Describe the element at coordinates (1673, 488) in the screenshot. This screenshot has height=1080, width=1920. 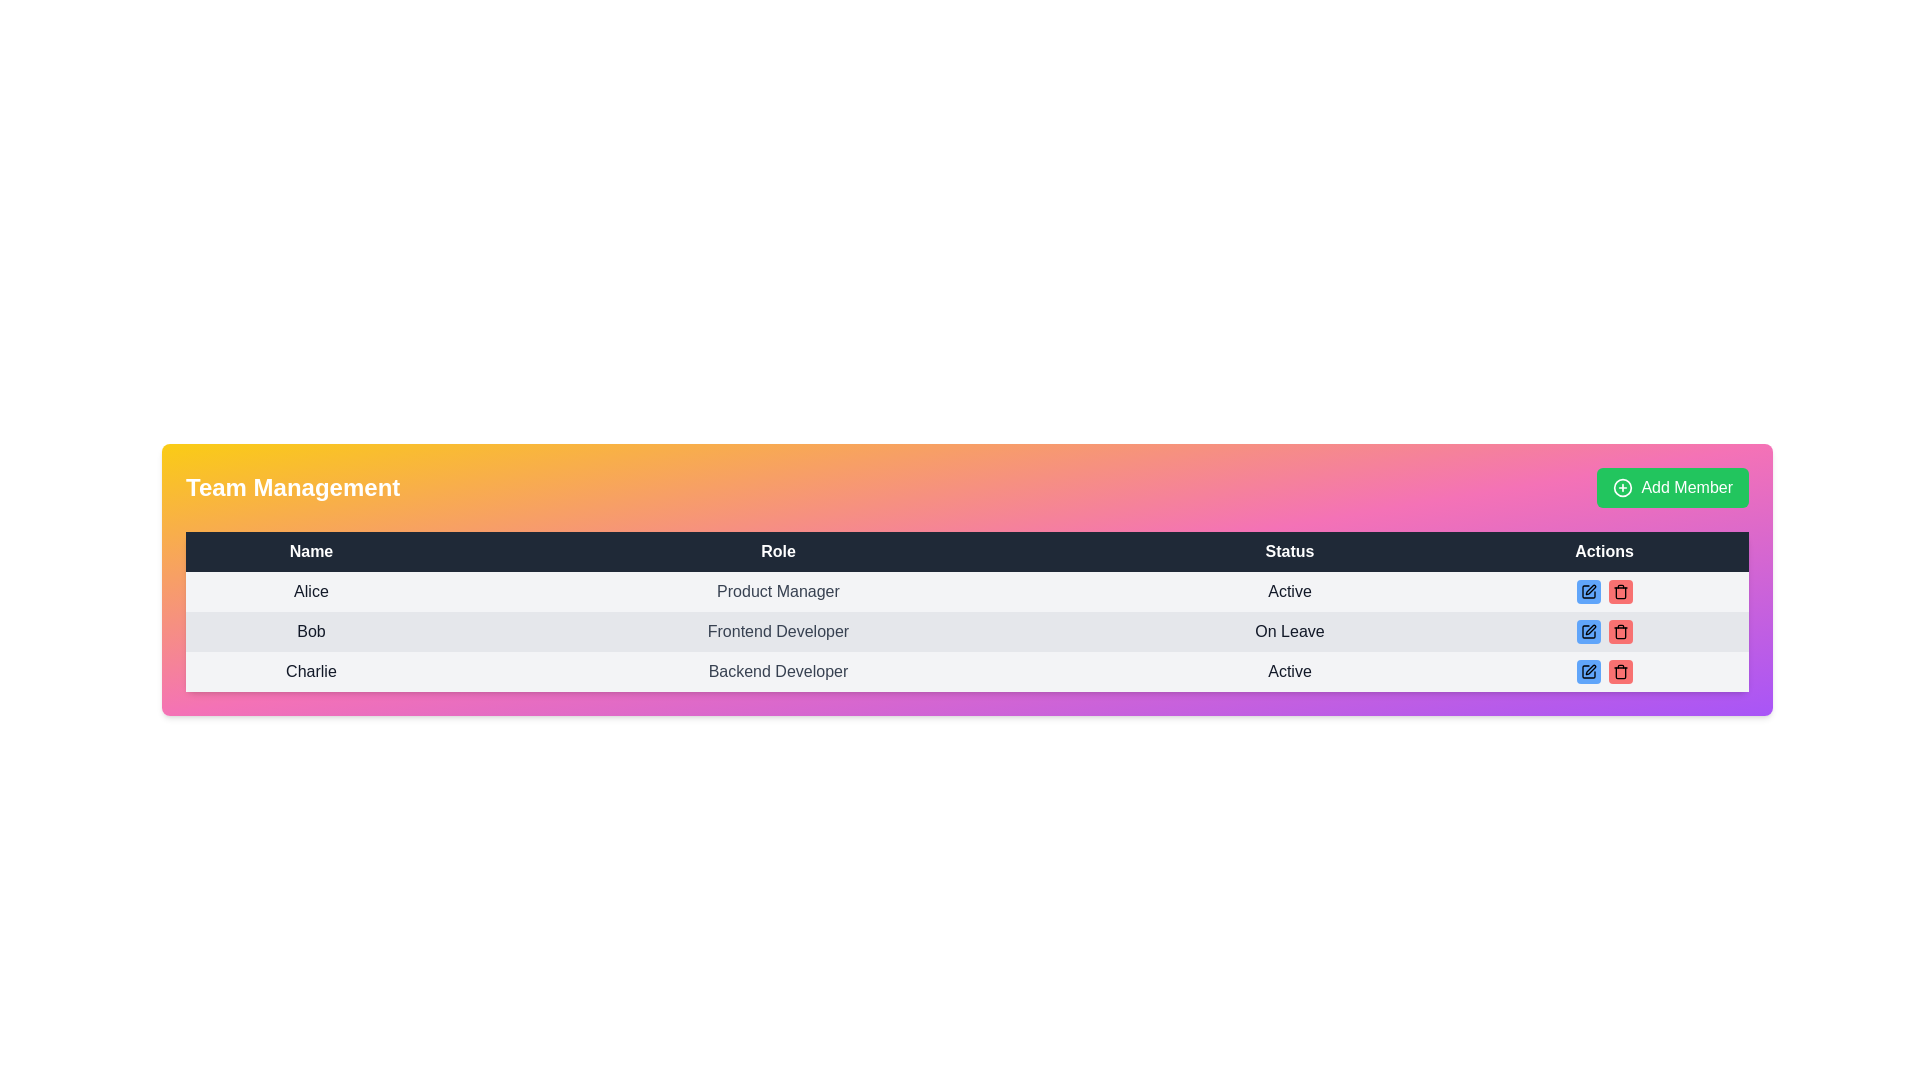
I see `the button on the right side of the header section labeled 'Team Management'` at that location.